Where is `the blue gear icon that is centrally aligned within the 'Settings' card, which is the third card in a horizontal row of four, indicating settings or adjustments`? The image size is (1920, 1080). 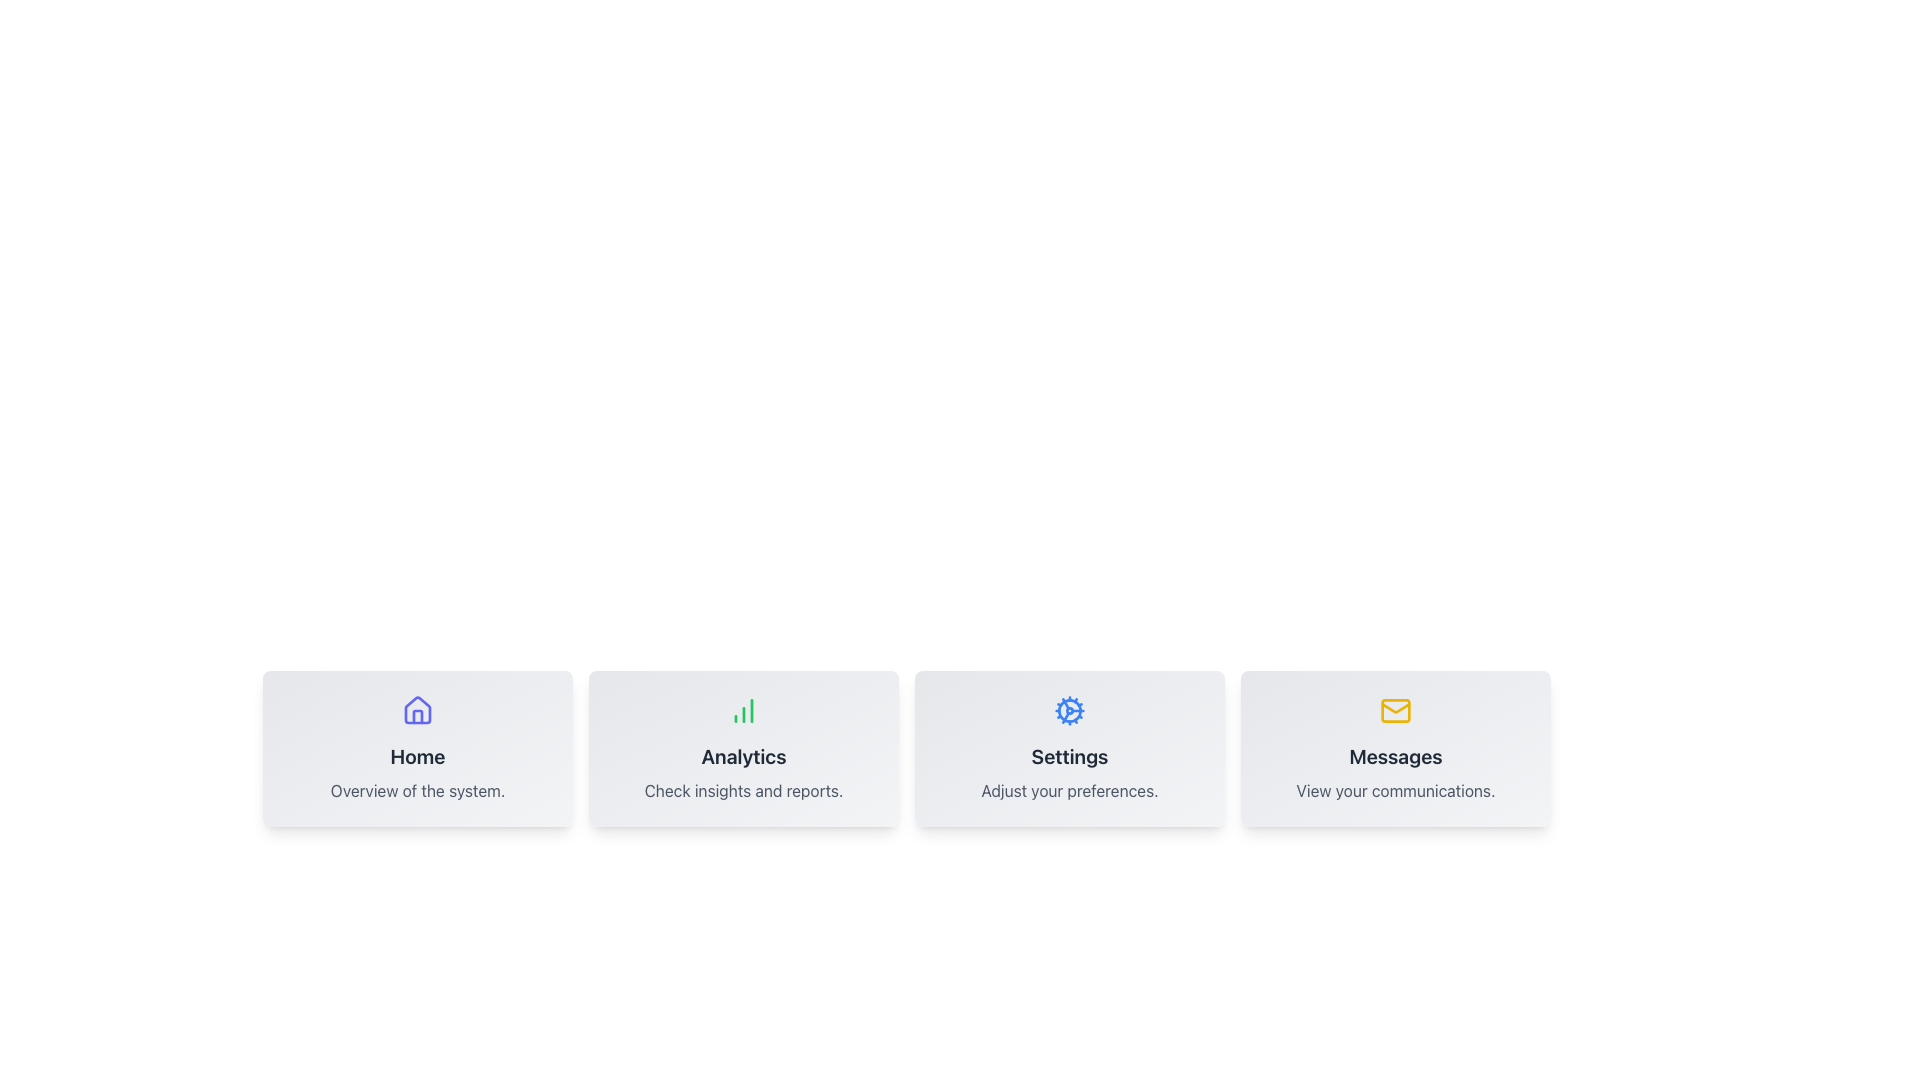
the blue gear icon that is centrally aligned within the 'Settings' card, which is the third card in a horizontal row of four, indicating settings or adjustments is located at coordinates (1069, 709).